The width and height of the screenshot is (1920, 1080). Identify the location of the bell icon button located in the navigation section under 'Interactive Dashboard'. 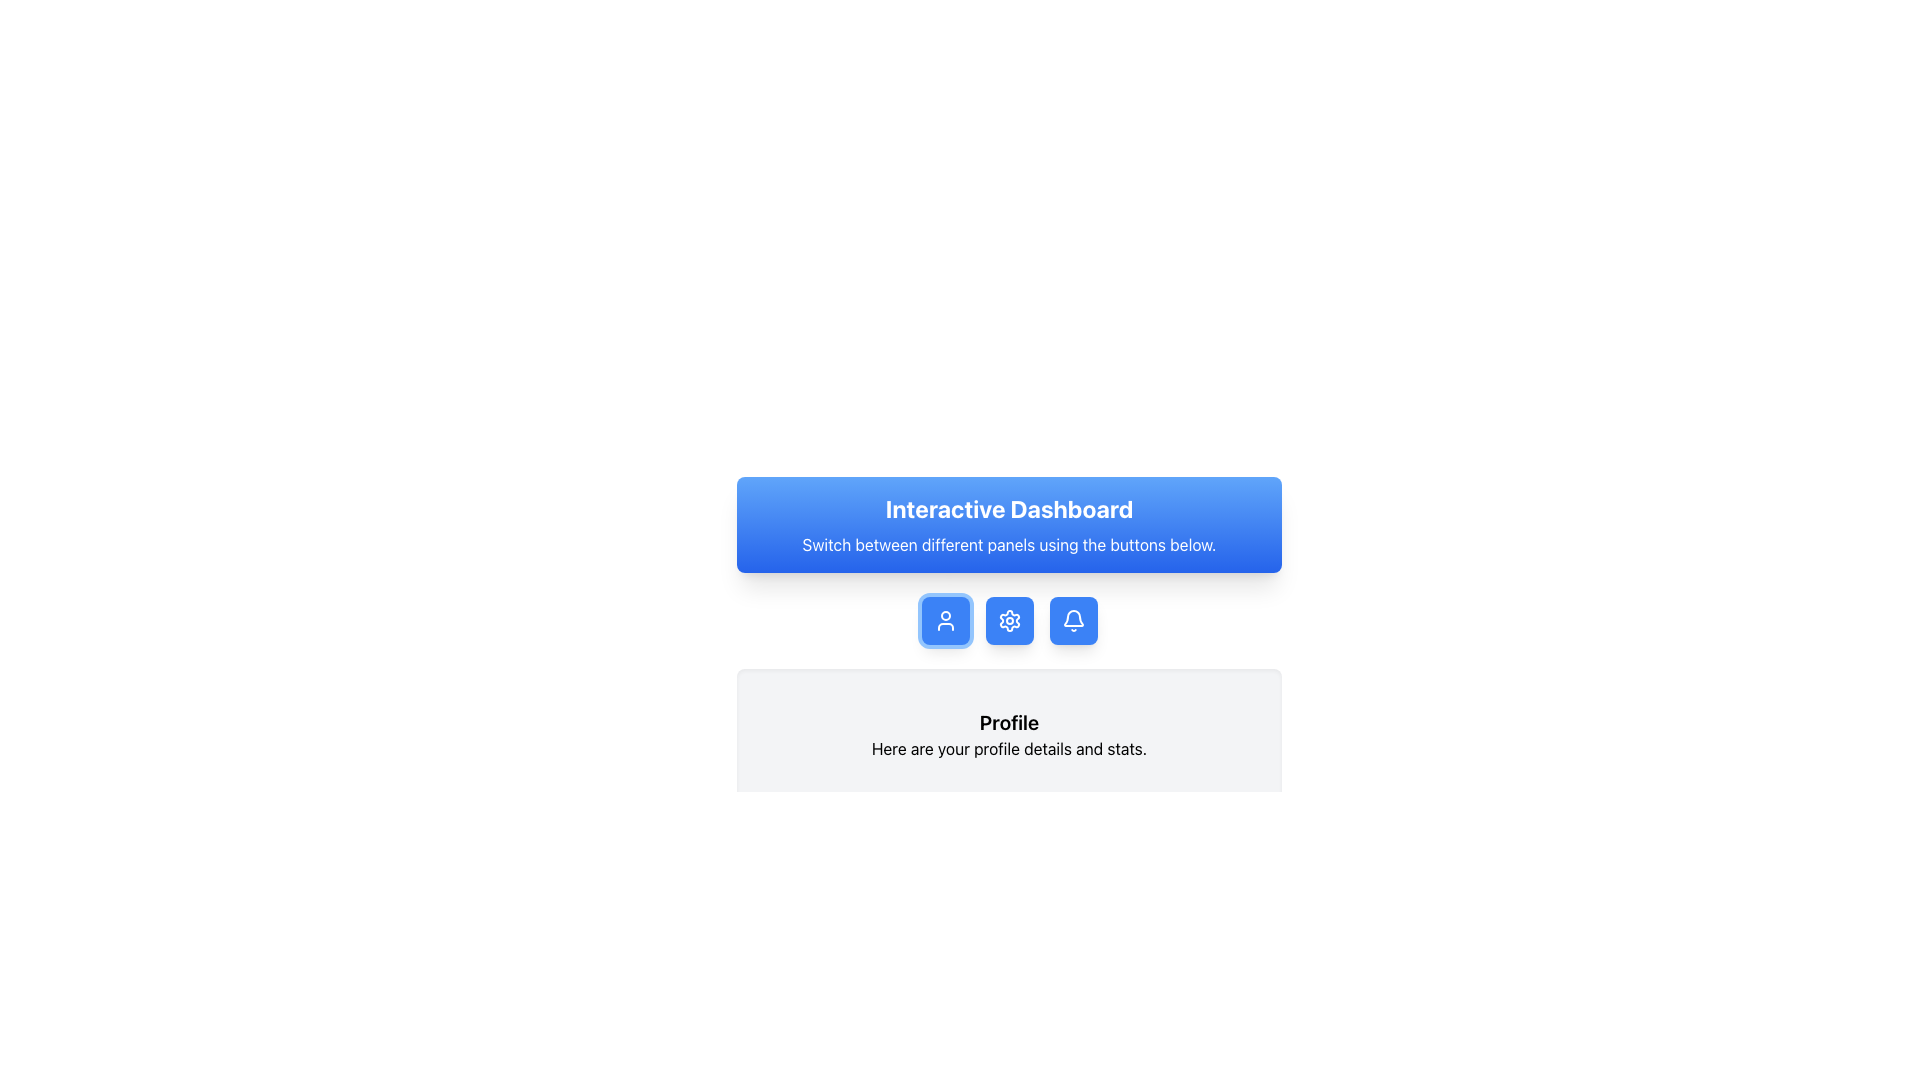
(1072, 620).